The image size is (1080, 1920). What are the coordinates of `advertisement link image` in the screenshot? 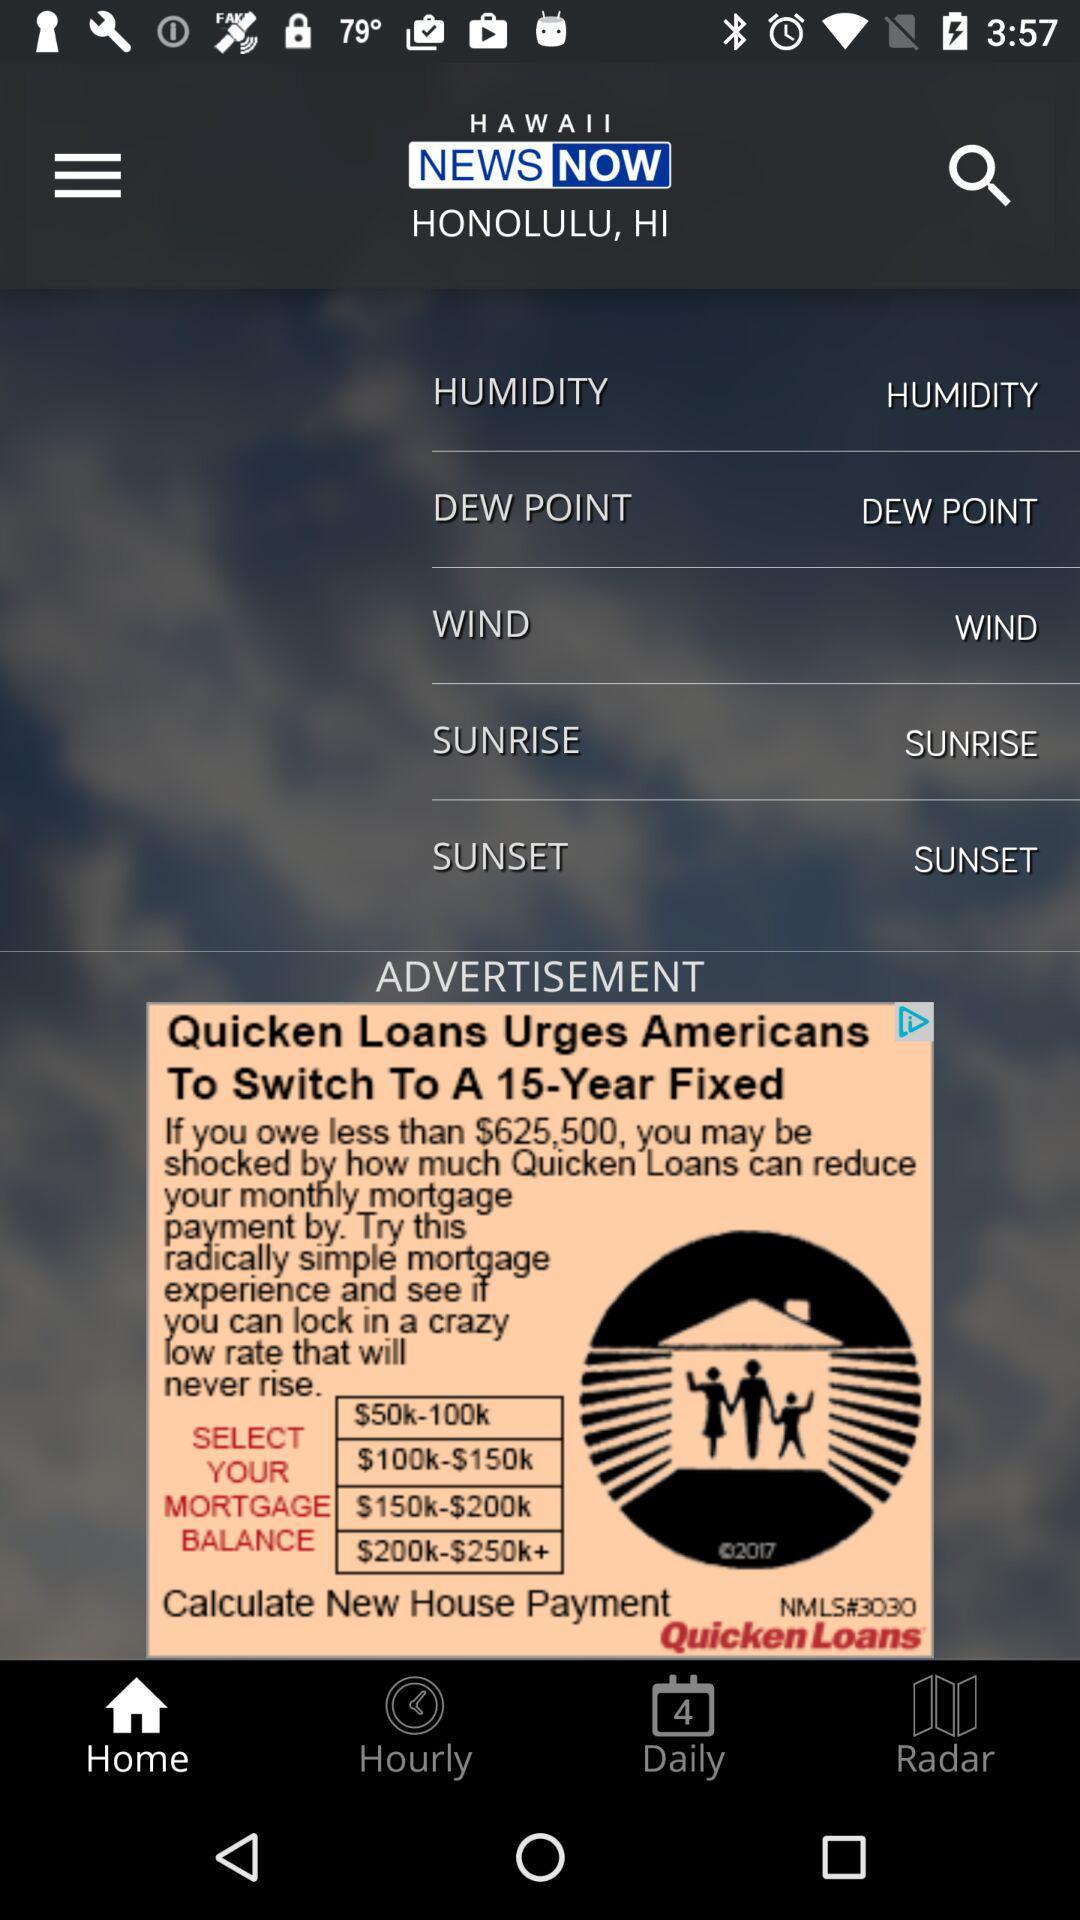 It's located at (540, 1330).